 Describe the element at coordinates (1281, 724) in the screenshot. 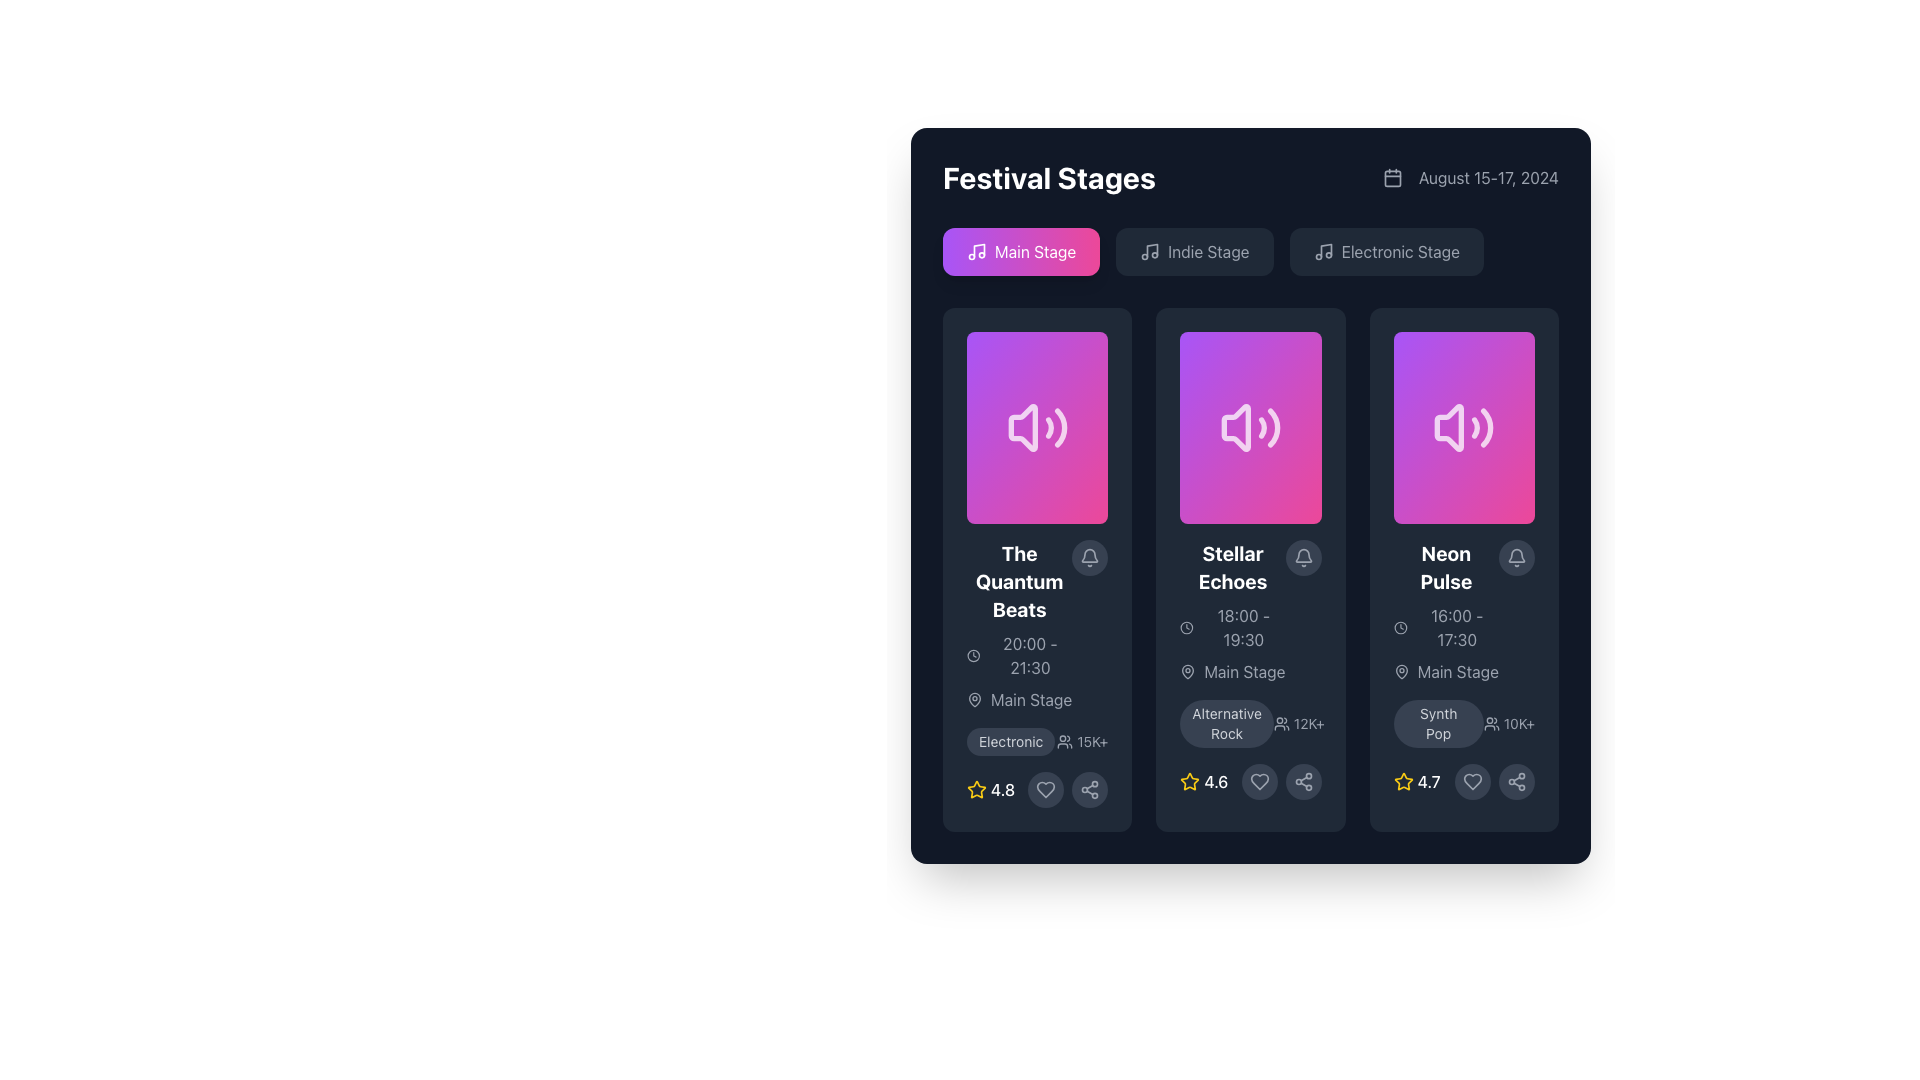

I see `properties of the icon representing the number of attendees, which is positioned next to the text '12K+' for the 'Stellar Echoes' event` at that location.